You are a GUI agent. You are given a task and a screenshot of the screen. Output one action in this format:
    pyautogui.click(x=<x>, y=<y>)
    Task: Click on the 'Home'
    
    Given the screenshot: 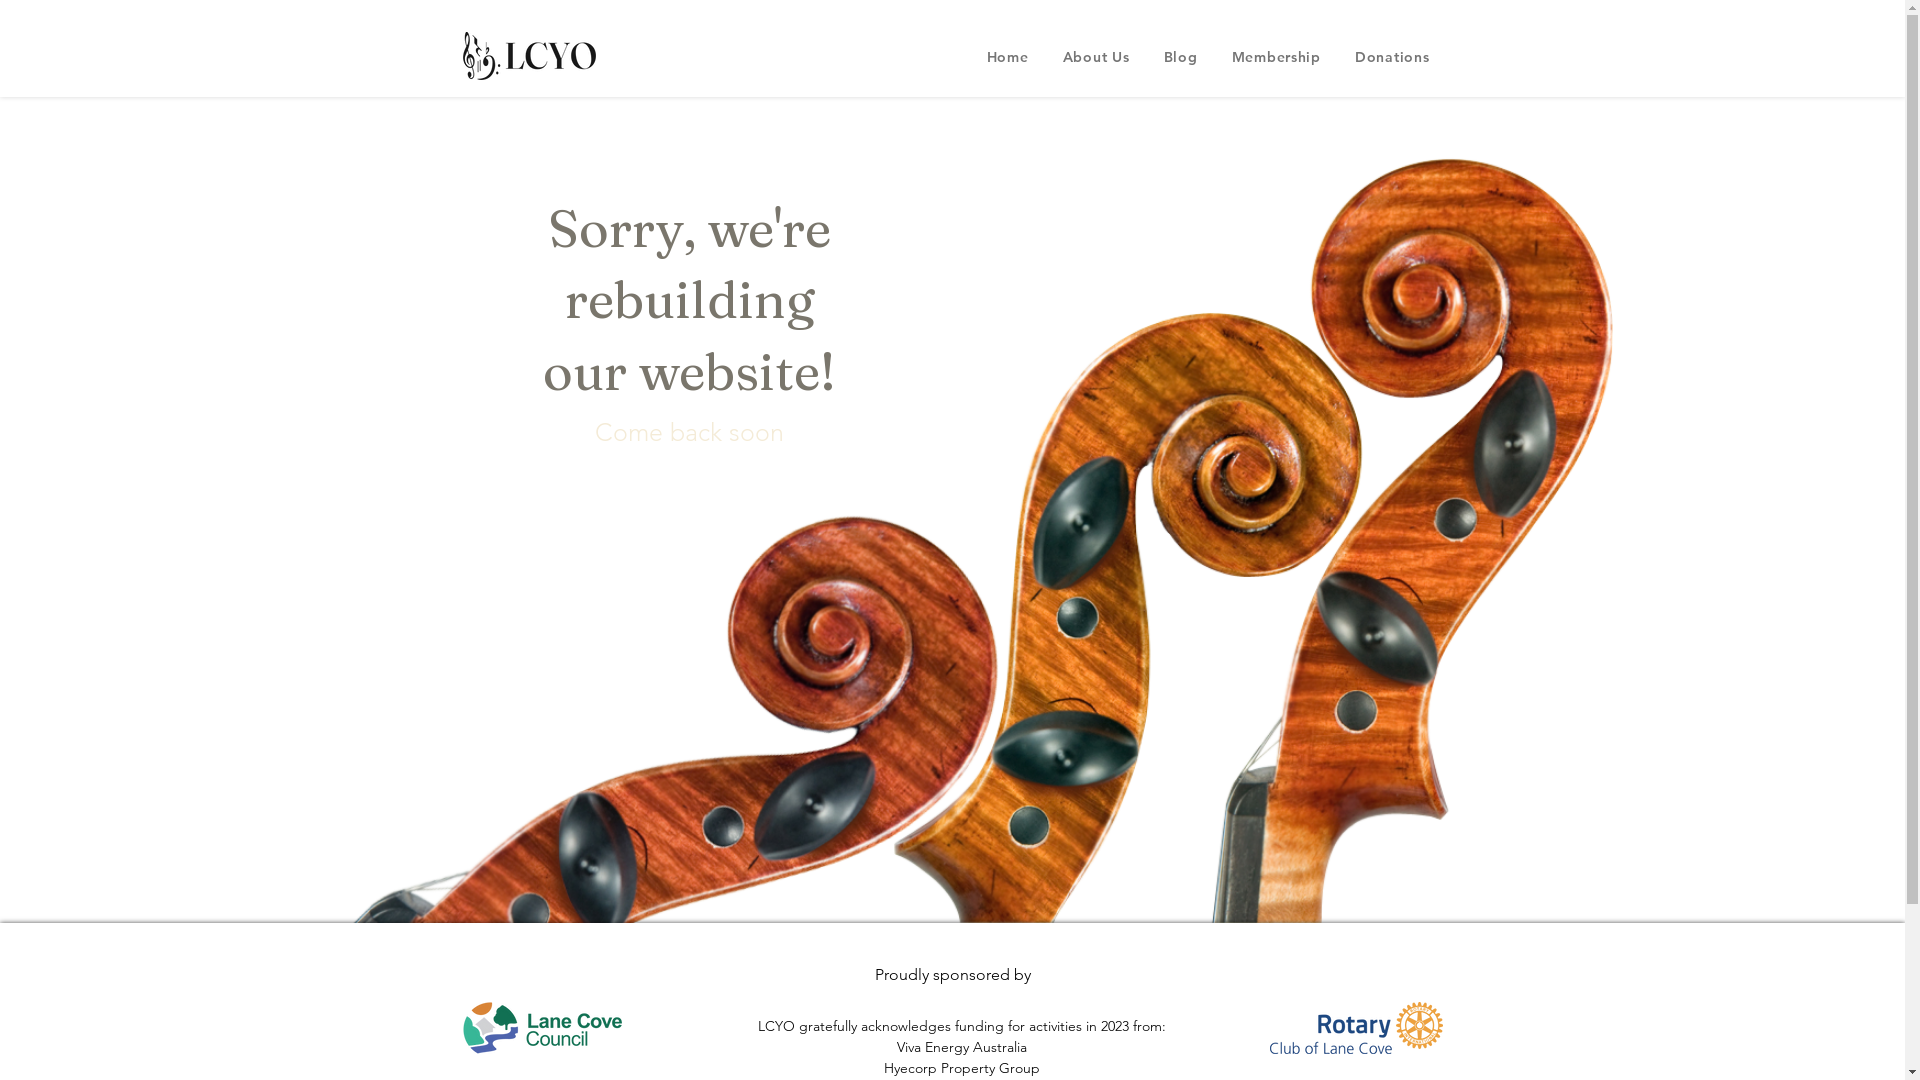 What is the action you would take?
    pyautogui.click(x=1008, y=56)
    